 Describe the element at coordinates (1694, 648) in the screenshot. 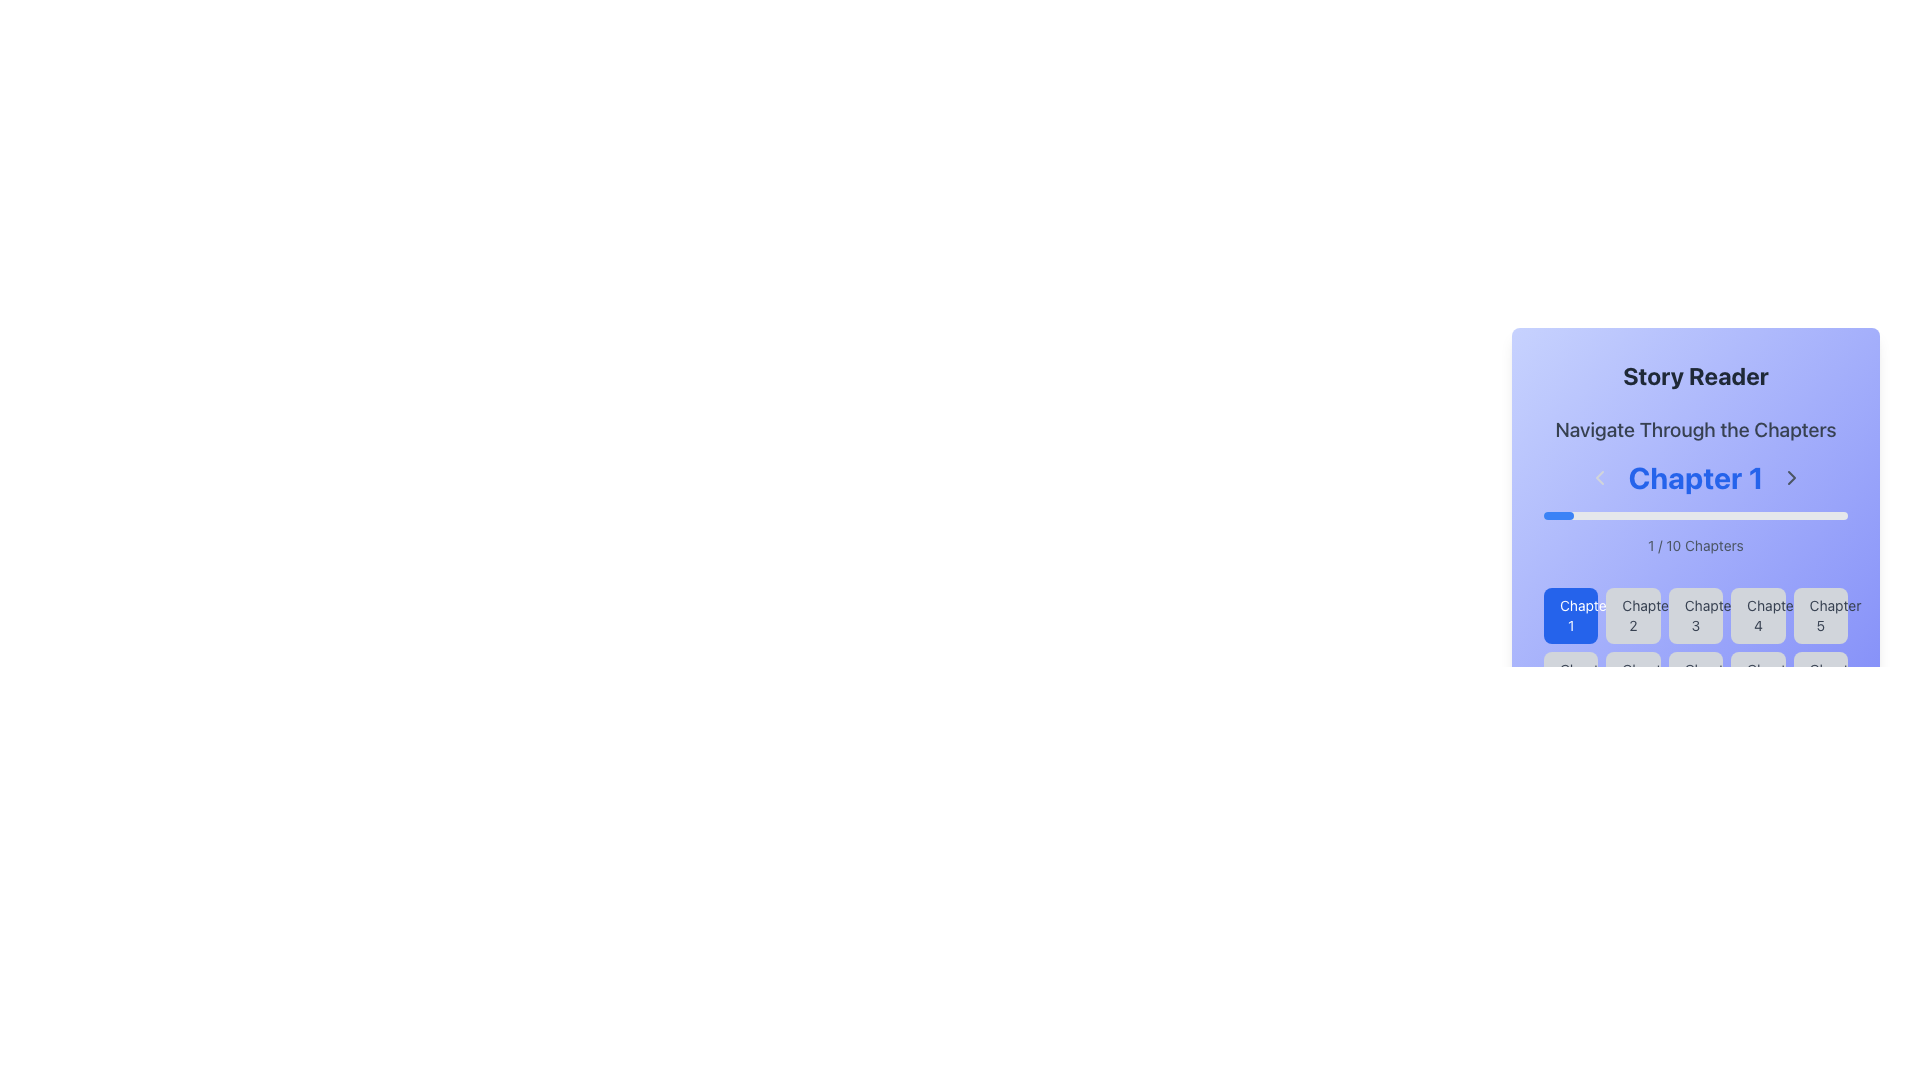

I see `the navigation button for 'Chapter 3' located in the top row of the chapter buttons grid, following 'Chapter 1' and 'Chapter 2'` at that location.